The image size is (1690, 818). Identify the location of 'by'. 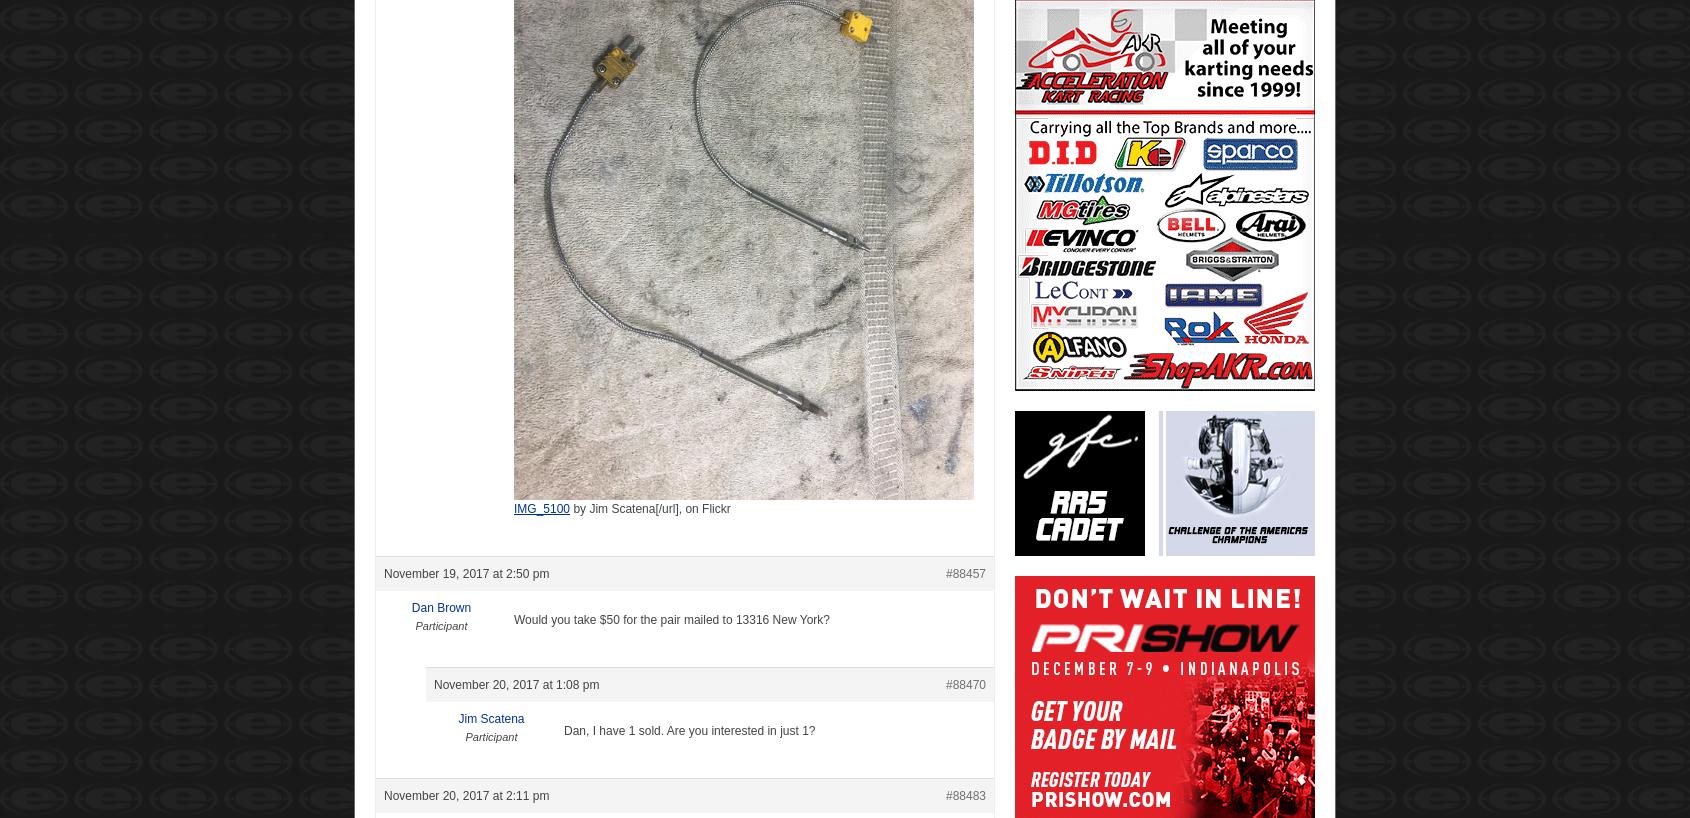
(569, 507).